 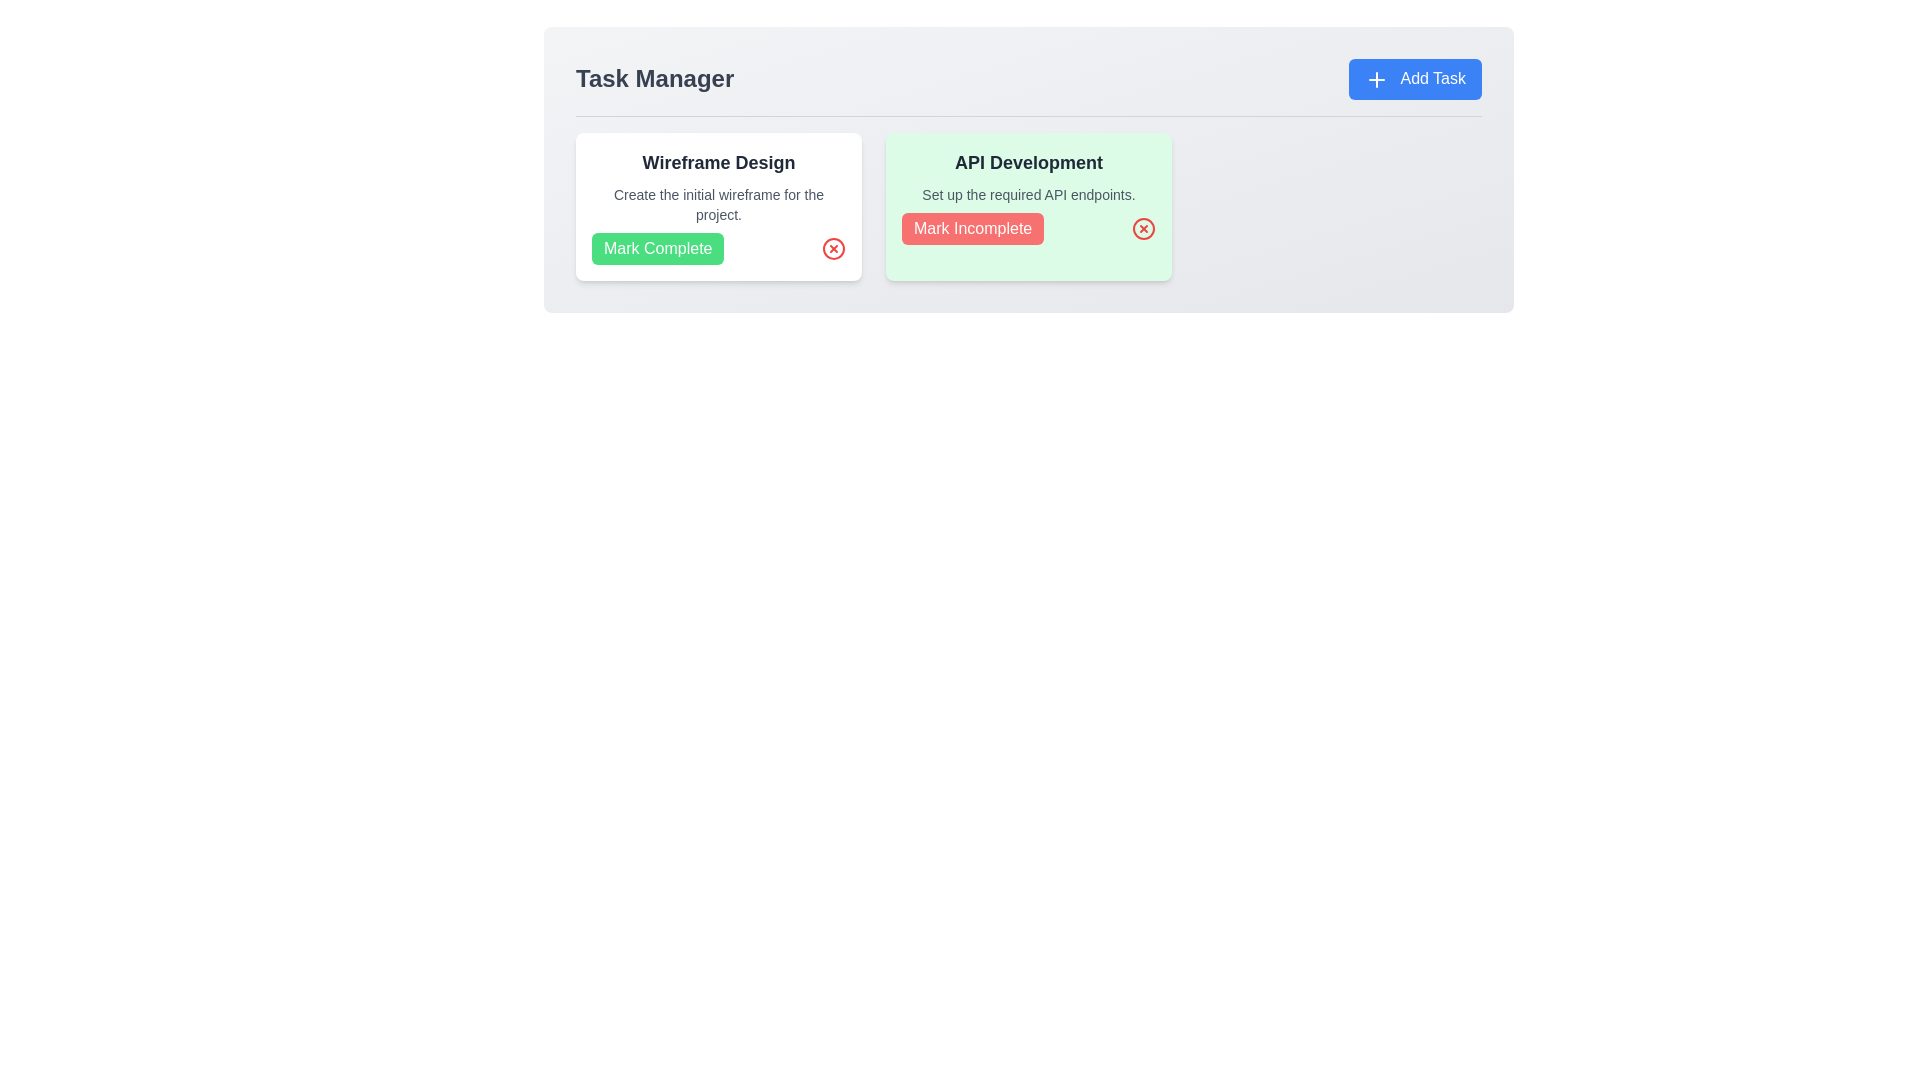 I want to click on the circular close or delete button located in the top center-right area of the 'Wireframe Design' task card, so click(x=834, y=246).